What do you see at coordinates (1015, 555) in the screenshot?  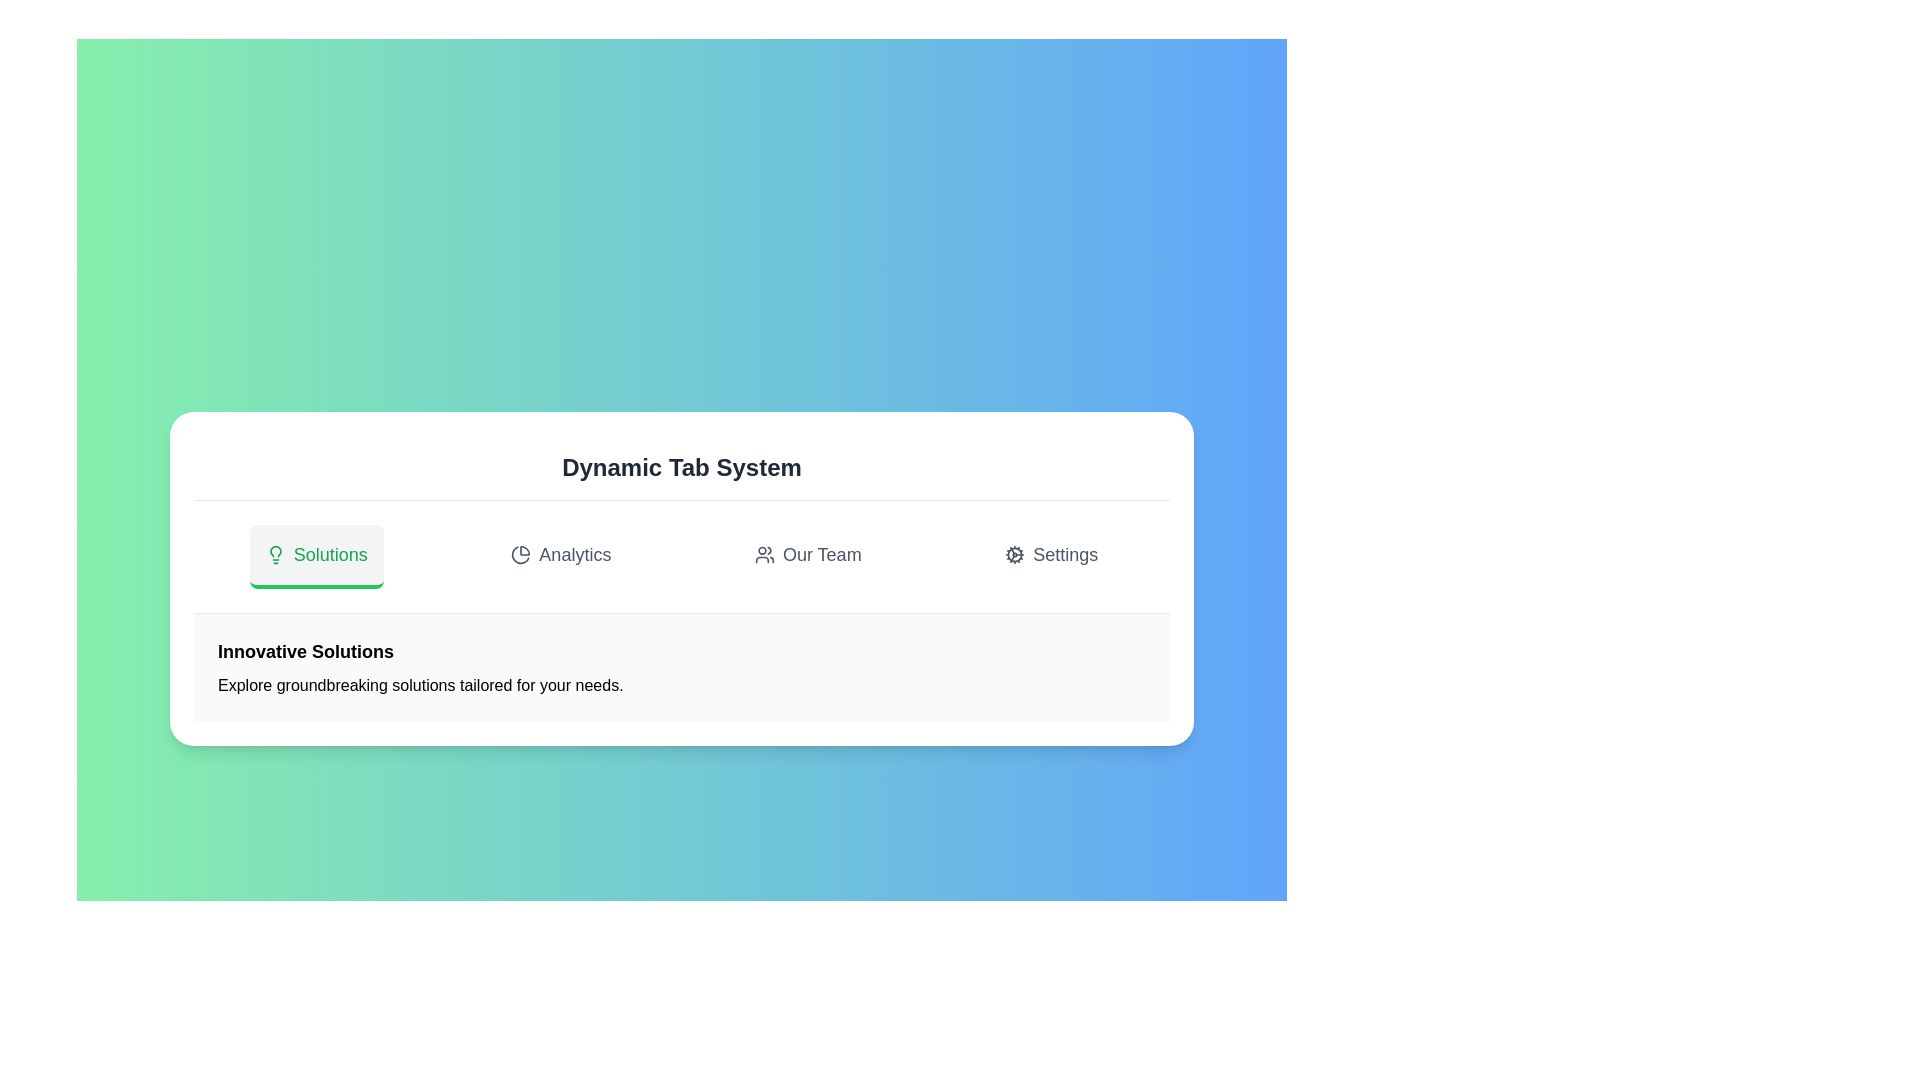 I see `the settings icon located to the left of the 'Settings' text label in the navigation menu bar` at bounding box center [1015, 555].